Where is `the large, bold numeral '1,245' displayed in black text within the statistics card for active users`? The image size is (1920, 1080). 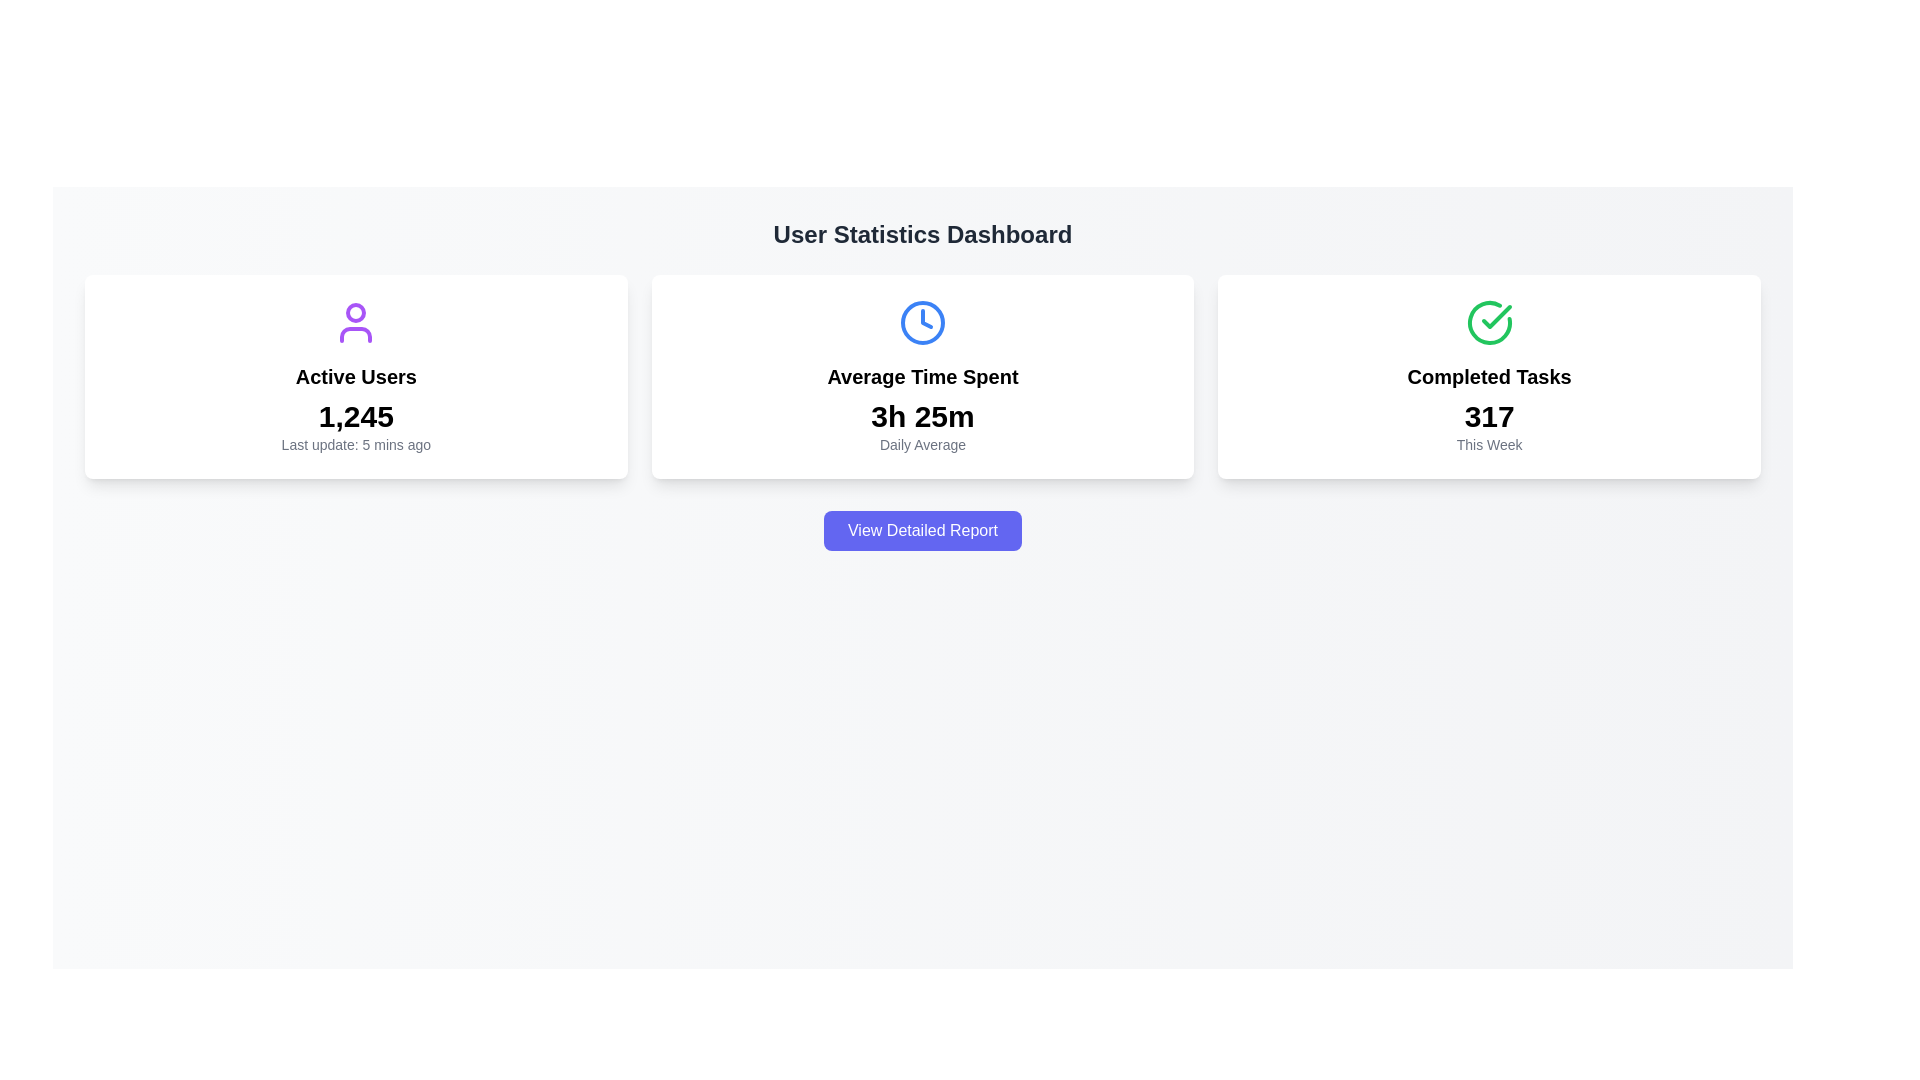 the large, bold numeral '1,245' displayed in black text within the statistics card for active users is located at coordinates (356, 415).